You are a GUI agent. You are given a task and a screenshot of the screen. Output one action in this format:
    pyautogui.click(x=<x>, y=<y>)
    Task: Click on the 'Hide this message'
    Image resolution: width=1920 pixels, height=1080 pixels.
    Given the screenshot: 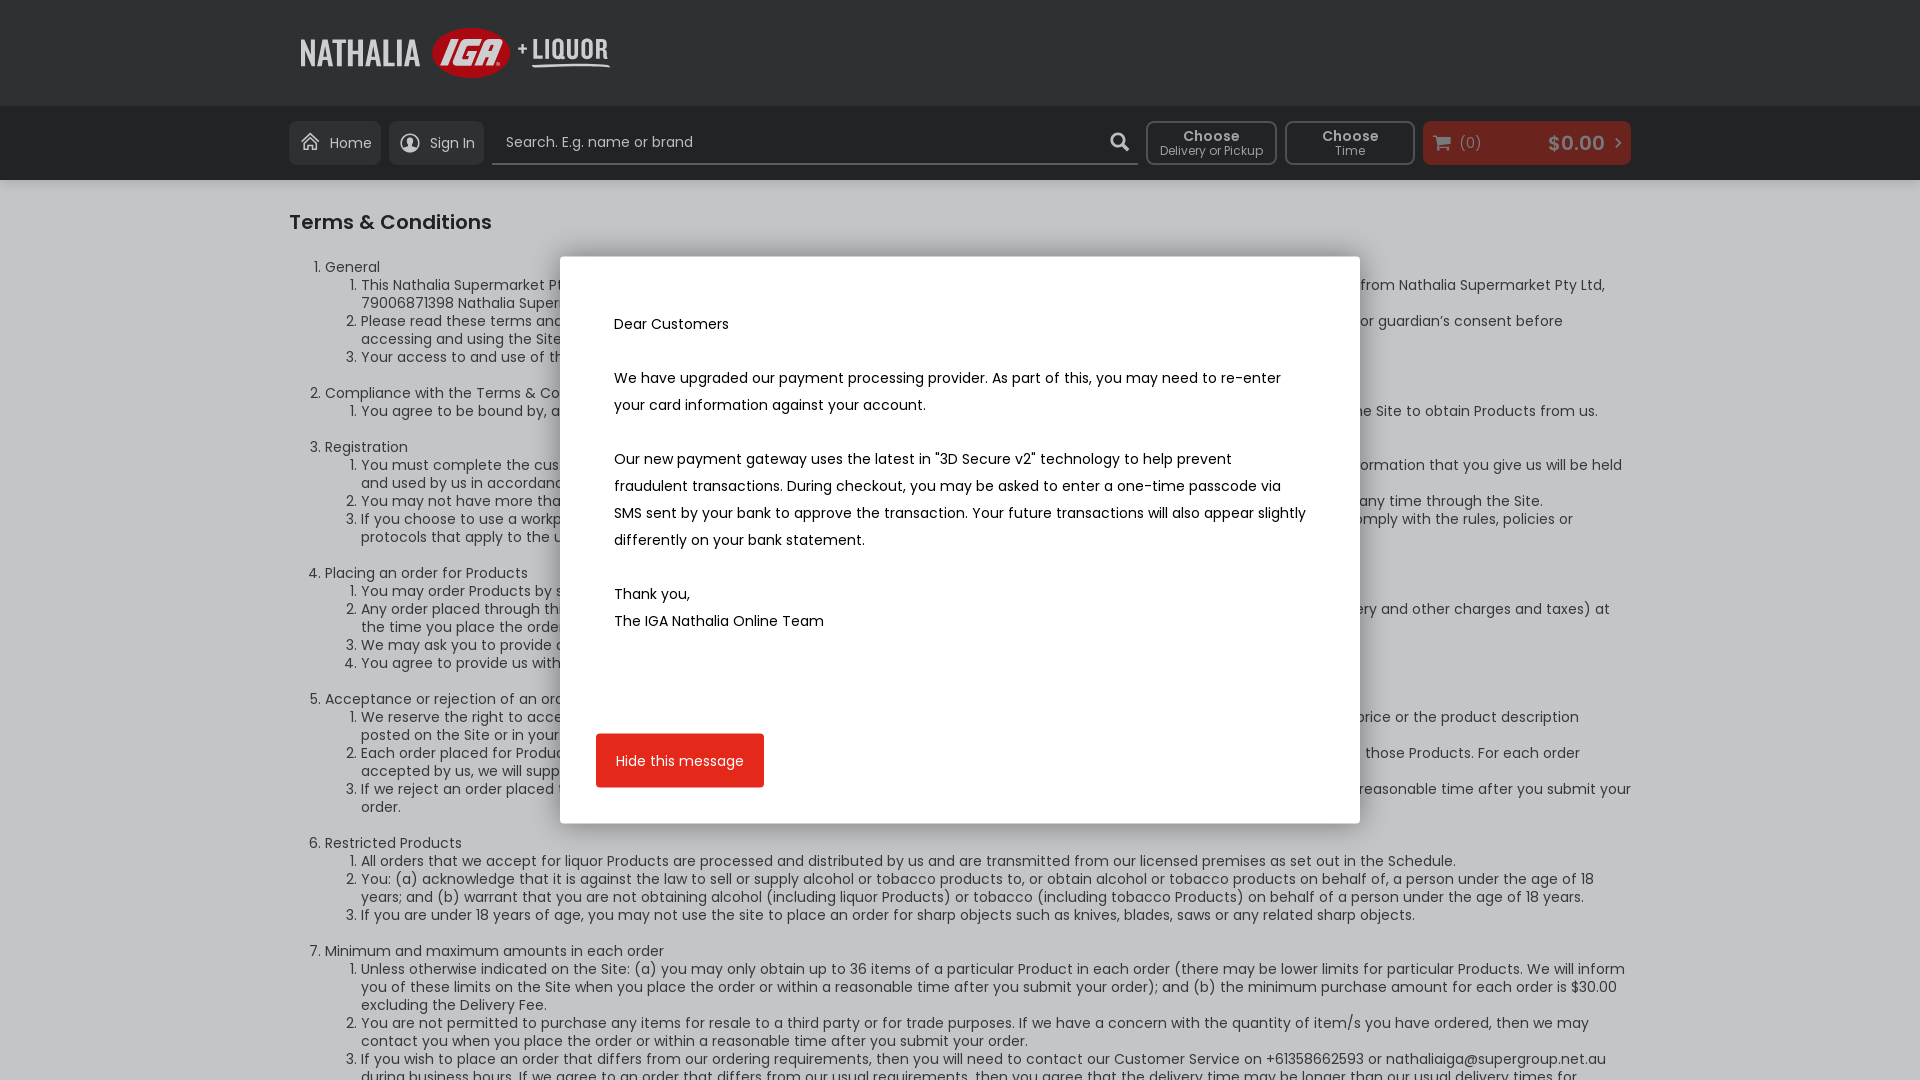 What is the action you would take?
    pyautogui.click(x=680, y=760)
    